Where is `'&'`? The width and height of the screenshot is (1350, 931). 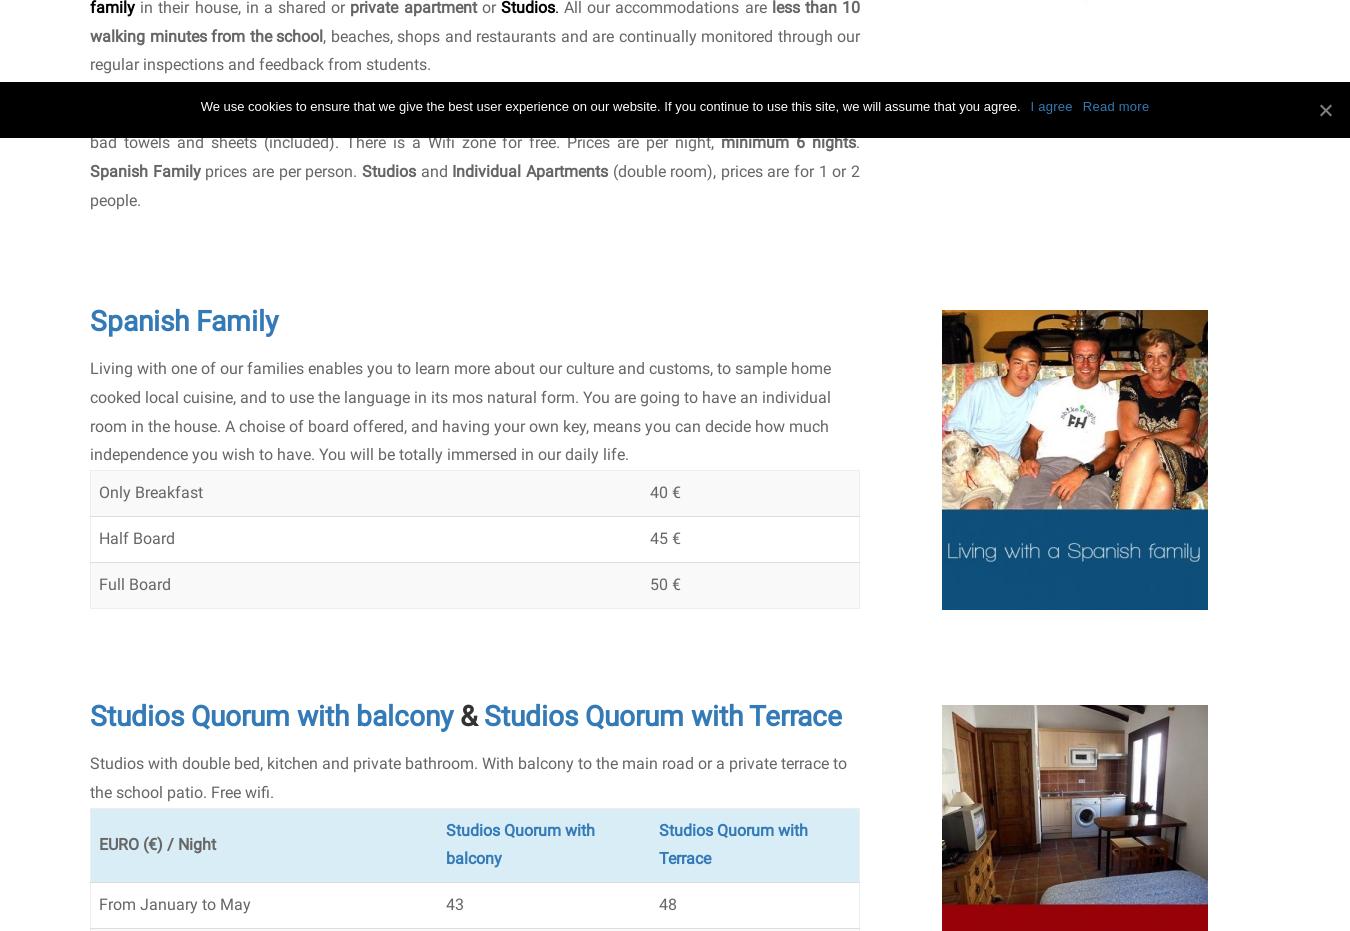 '&' is located at coordinates (467, 715).